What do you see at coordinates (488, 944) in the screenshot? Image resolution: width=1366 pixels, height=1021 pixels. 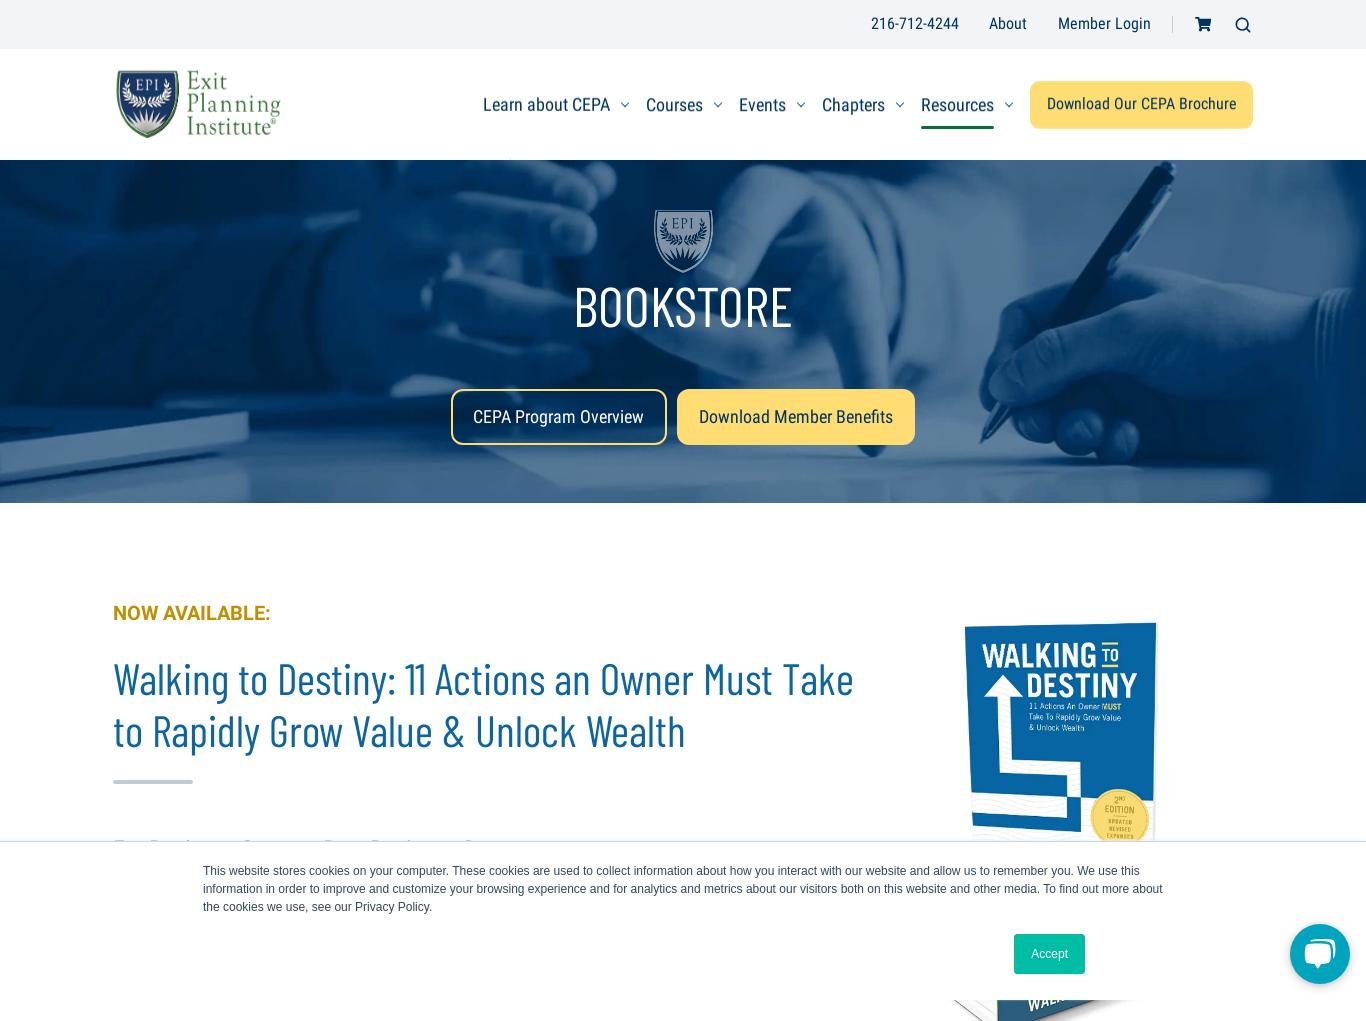 I see `'Walking to Destiny is not only your essential resource to understand what makes your business attractive and ready for transition; it is a business owner’s handbook to know HOW TO rapidly grow value and ultimately unlock the personal wealth trapped in your most significant financial asset: Your Business.'` at bounding box center [488, 944].